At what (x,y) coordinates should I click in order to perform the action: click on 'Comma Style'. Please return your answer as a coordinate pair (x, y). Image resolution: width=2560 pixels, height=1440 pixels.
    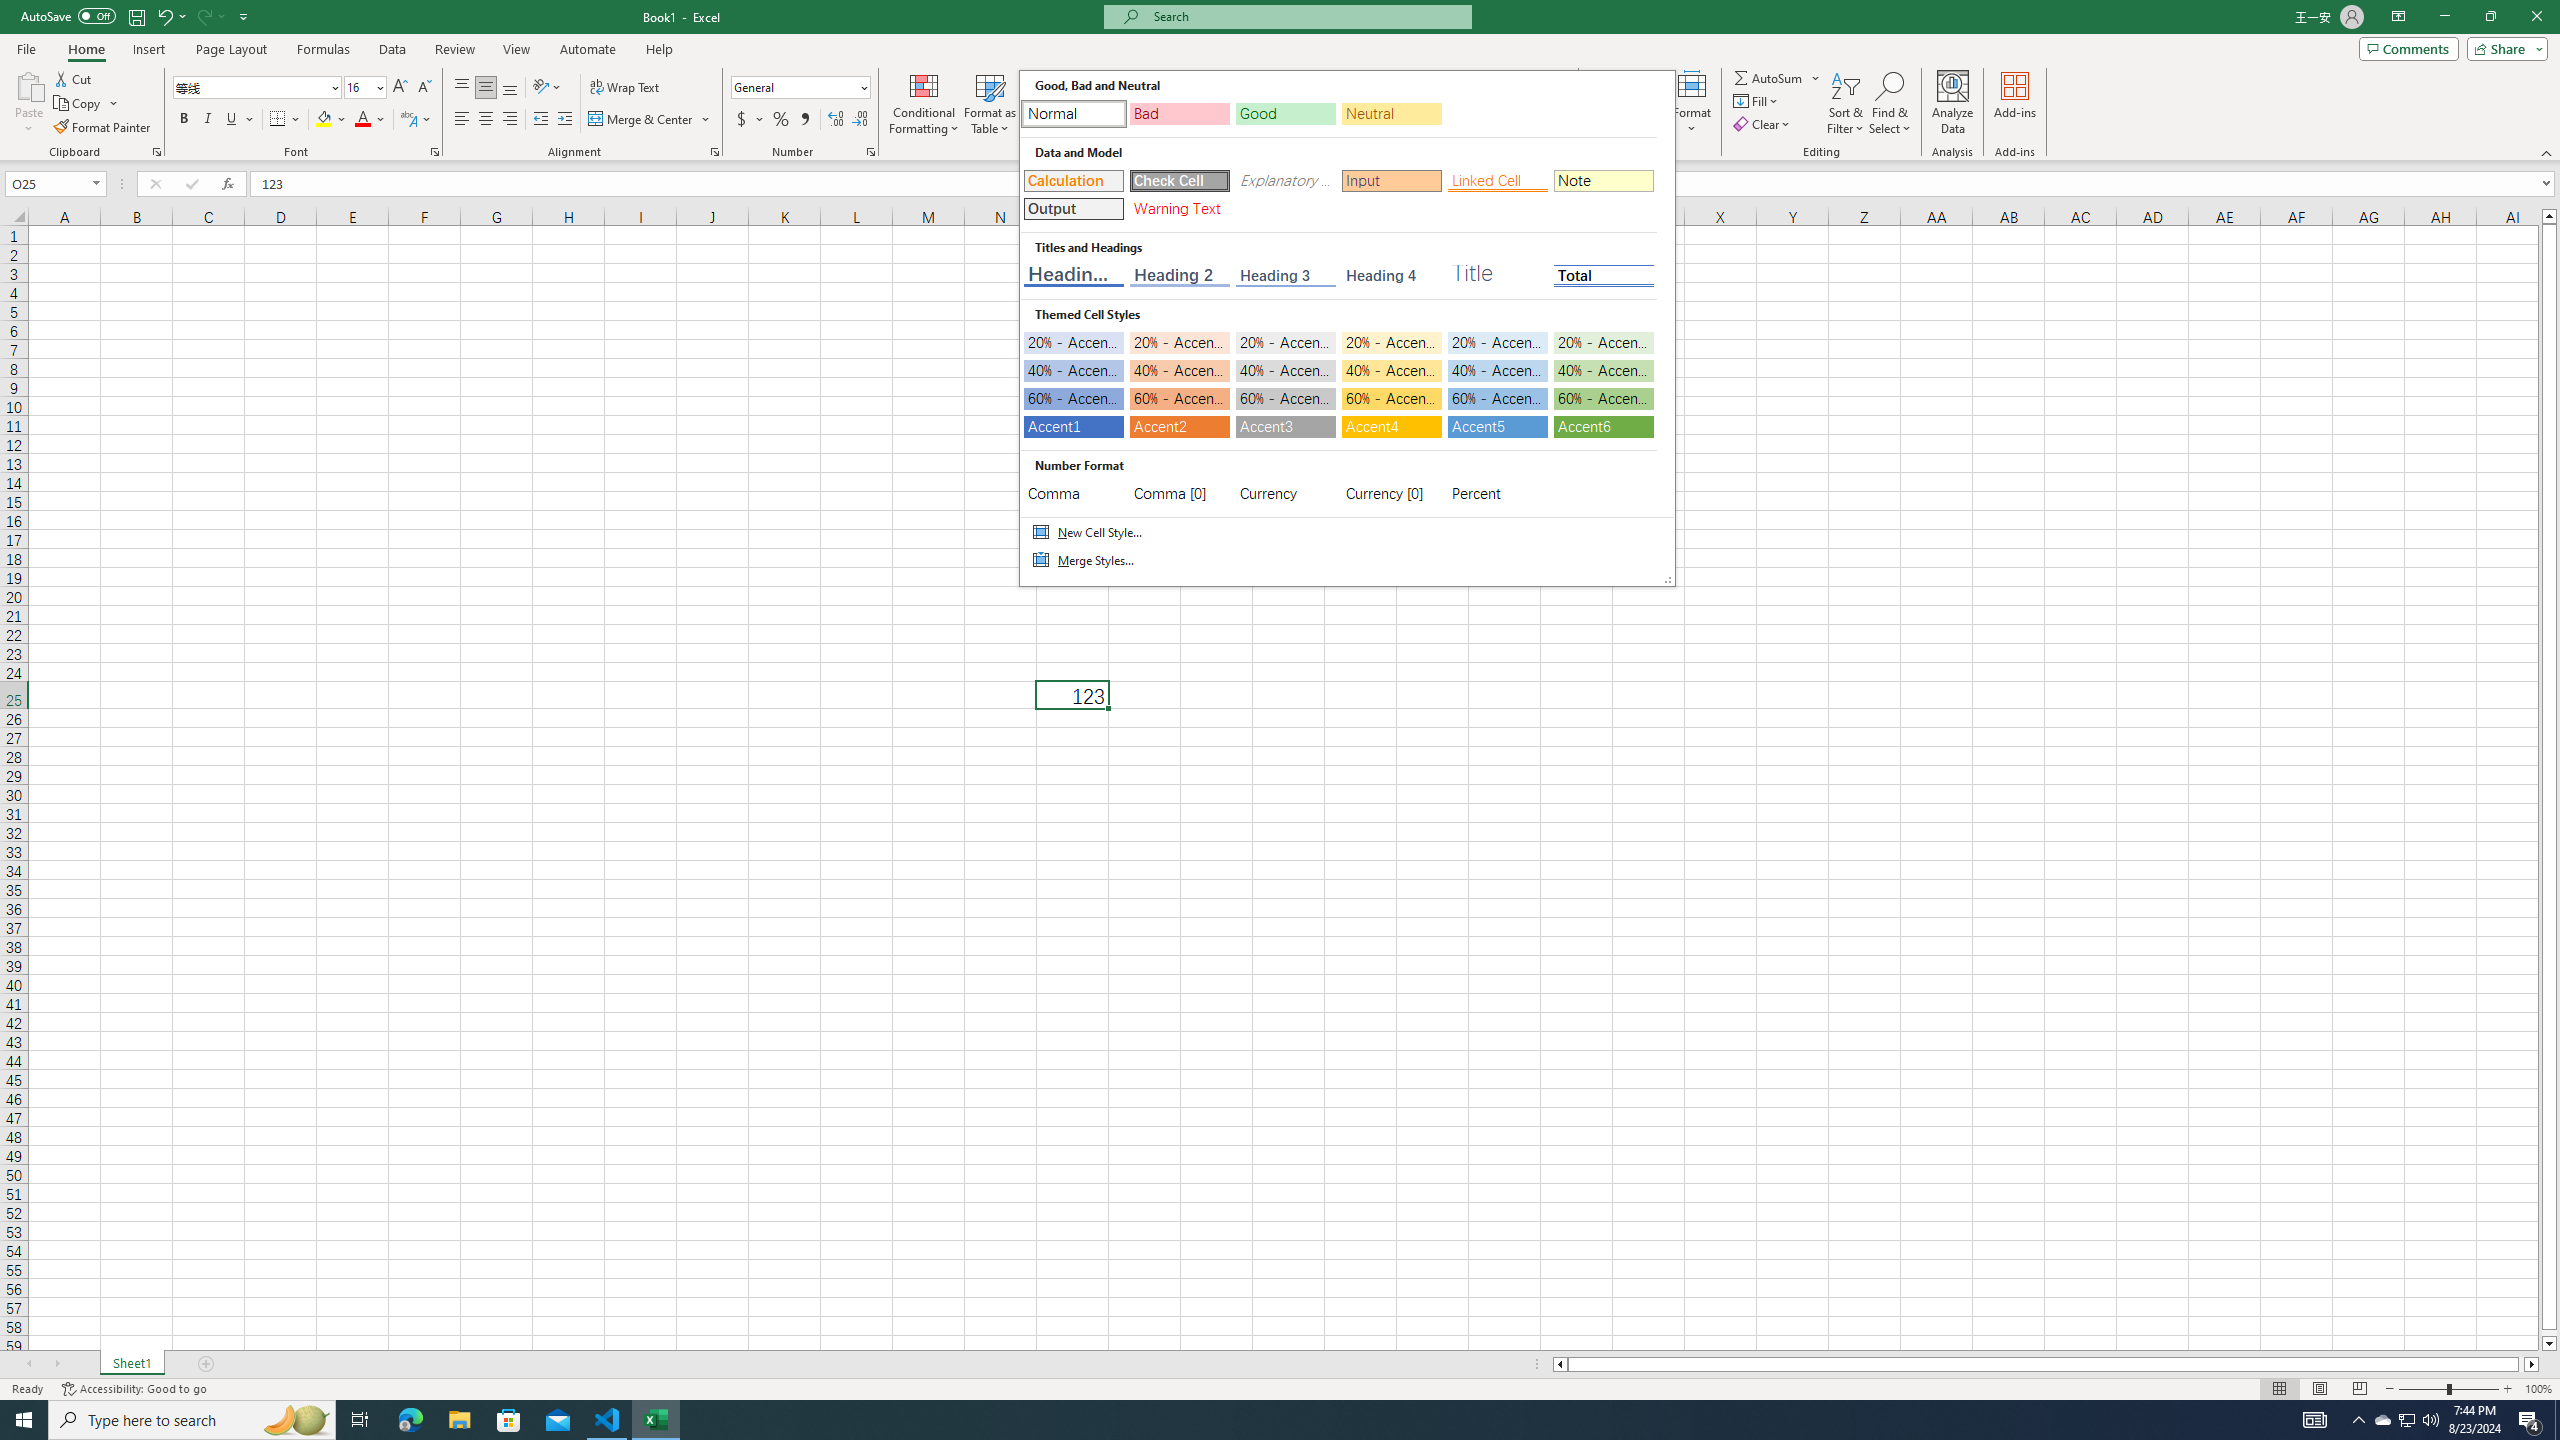
    Looking at the image, I should click on (804, 118).